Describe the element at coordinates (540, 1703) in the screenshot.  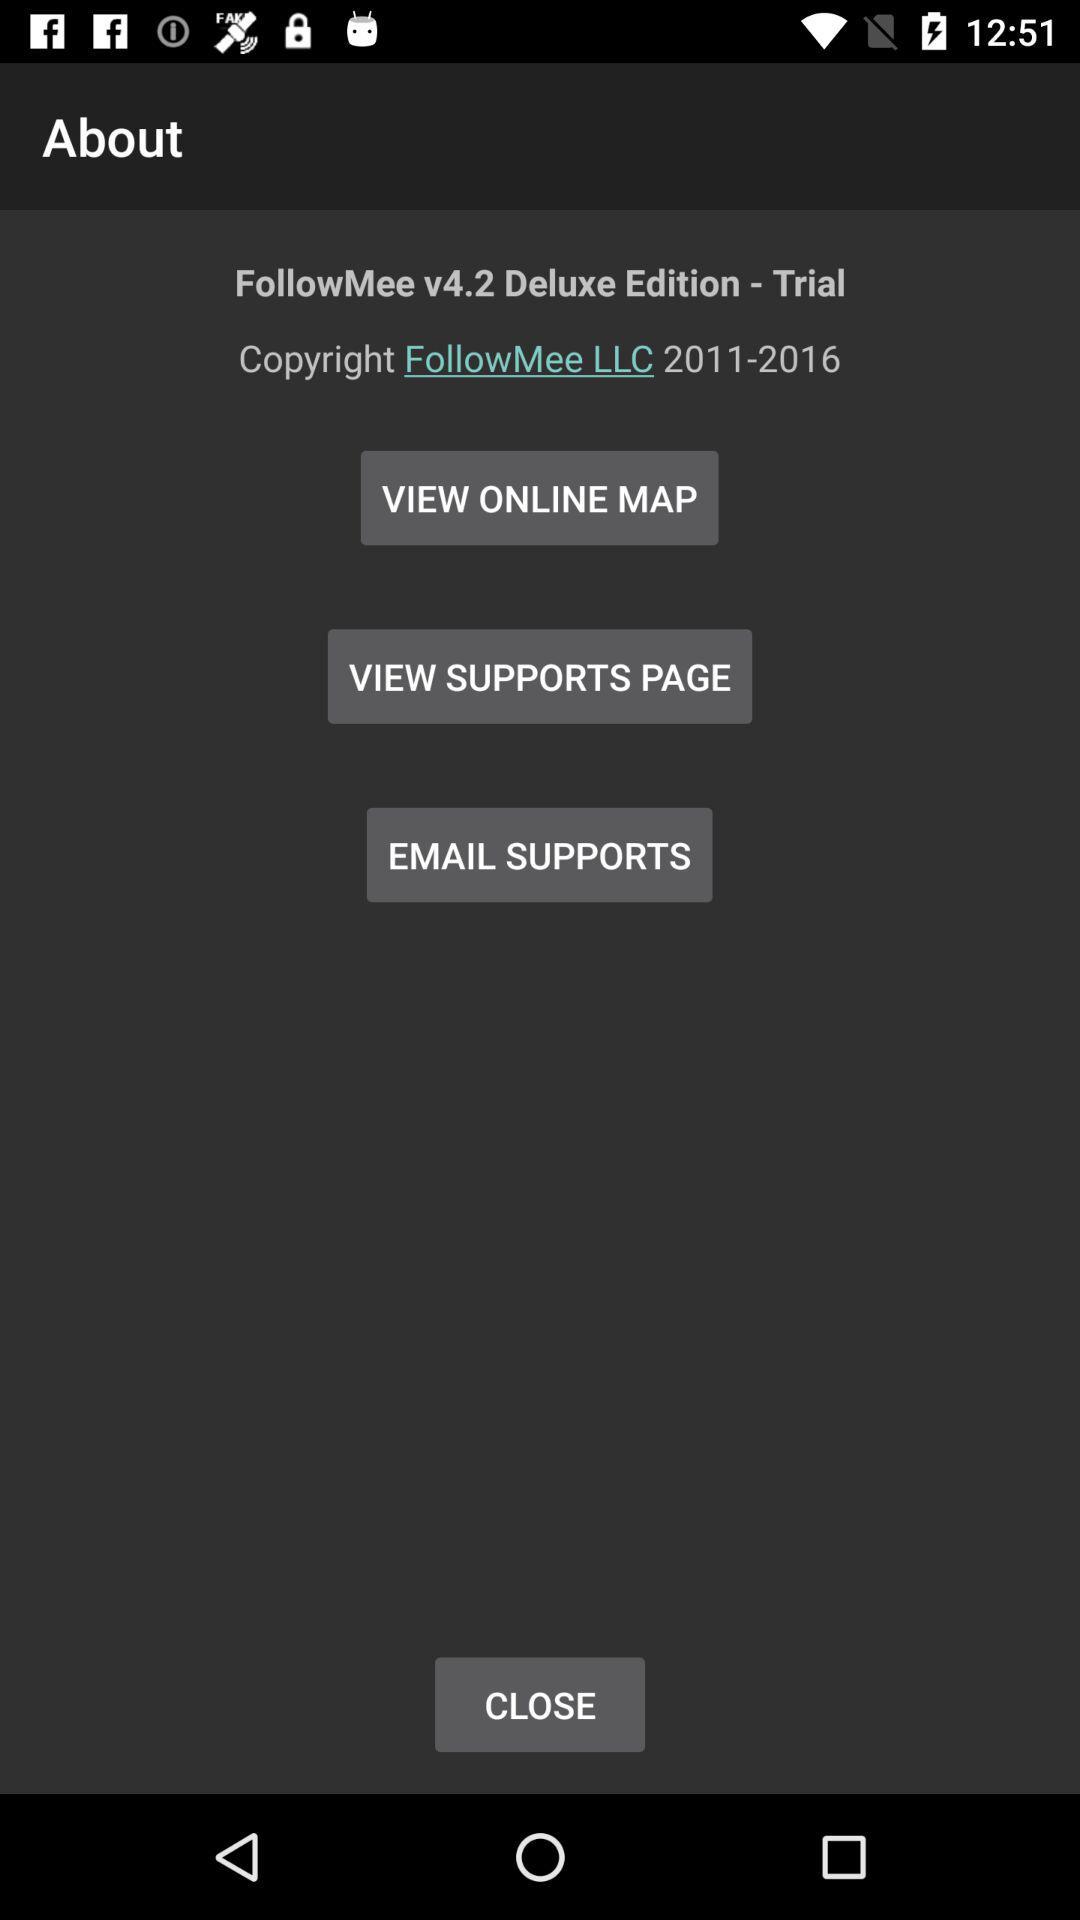
I see `the close` at that location.